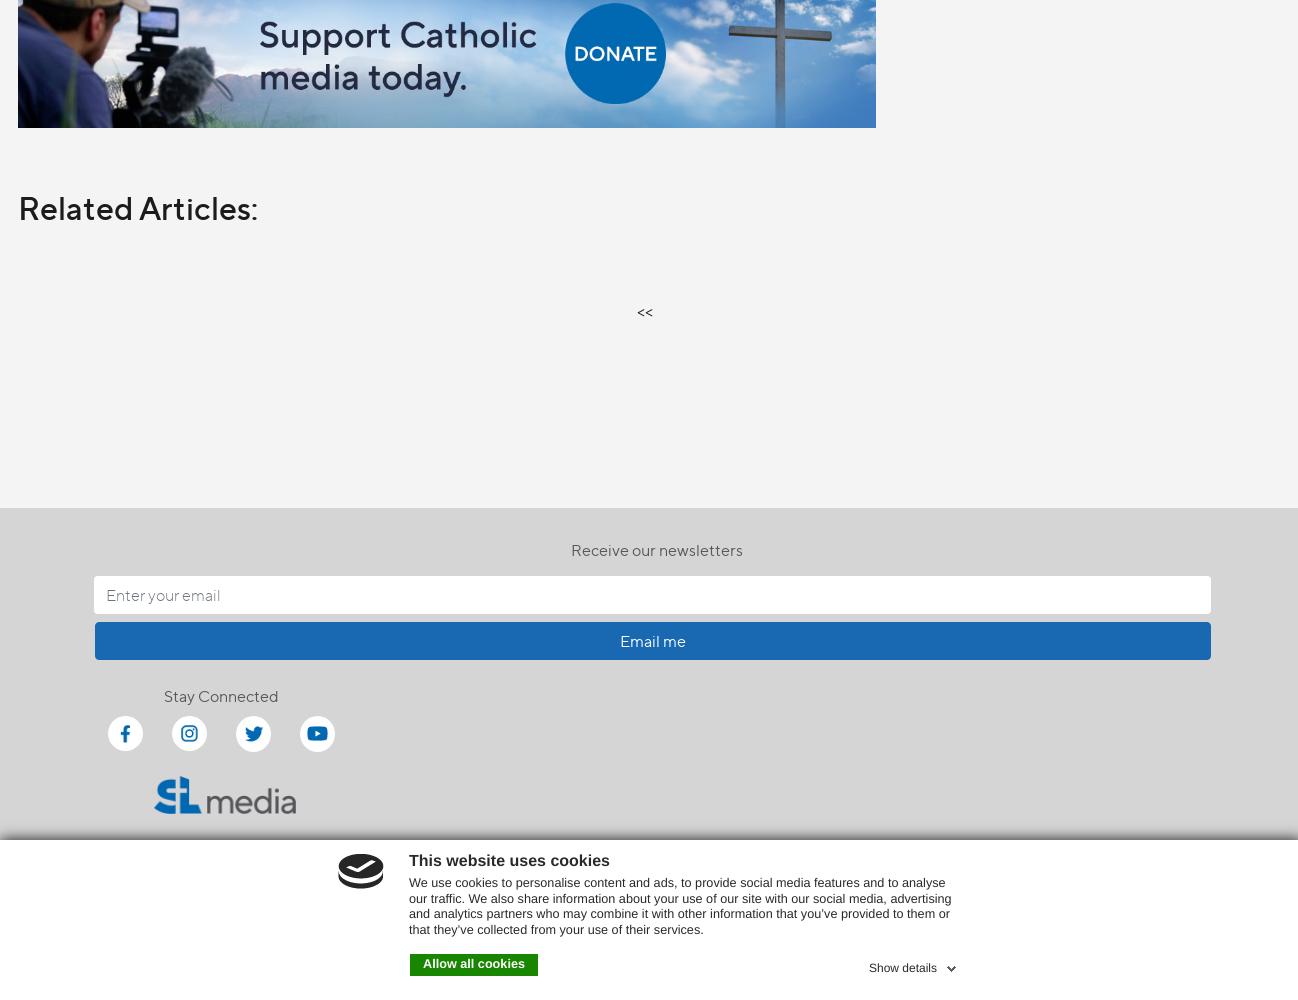  Describe the element at coordinates (679, 906) in the screenshot. I see `'We use cookies to personalise content and ads, to provide social media features and to analyse our traffic. We also share information about your use of our site with our social media, advertising and analytics partners who may combine it with other information that you’ve provided to them or that they’ve collected from your use of their services.'` at that location.